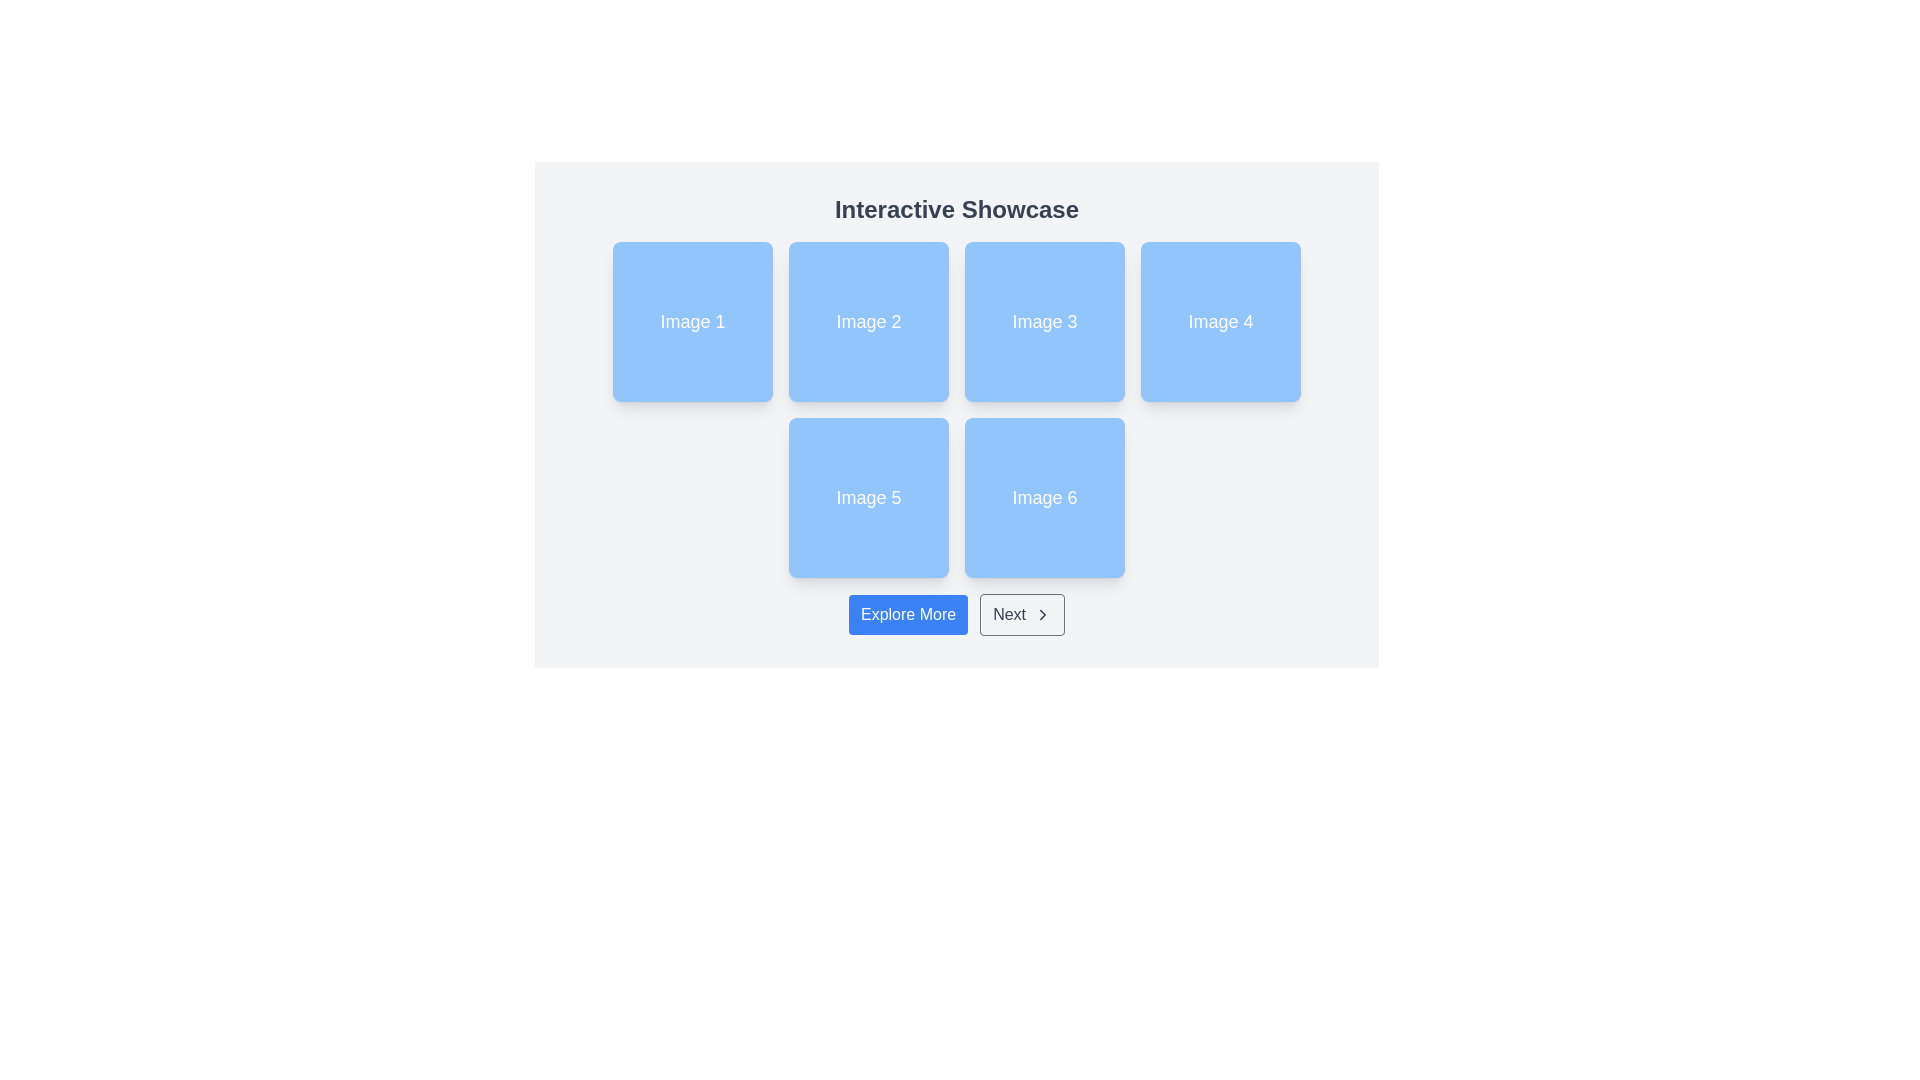 This screenshot has width=1920, height=1080. I want to click on the chevron-right icon that indicates the 'Next' button, located adjacent to the 'Explore More' button in the main navigation area, so click(1041, 613).